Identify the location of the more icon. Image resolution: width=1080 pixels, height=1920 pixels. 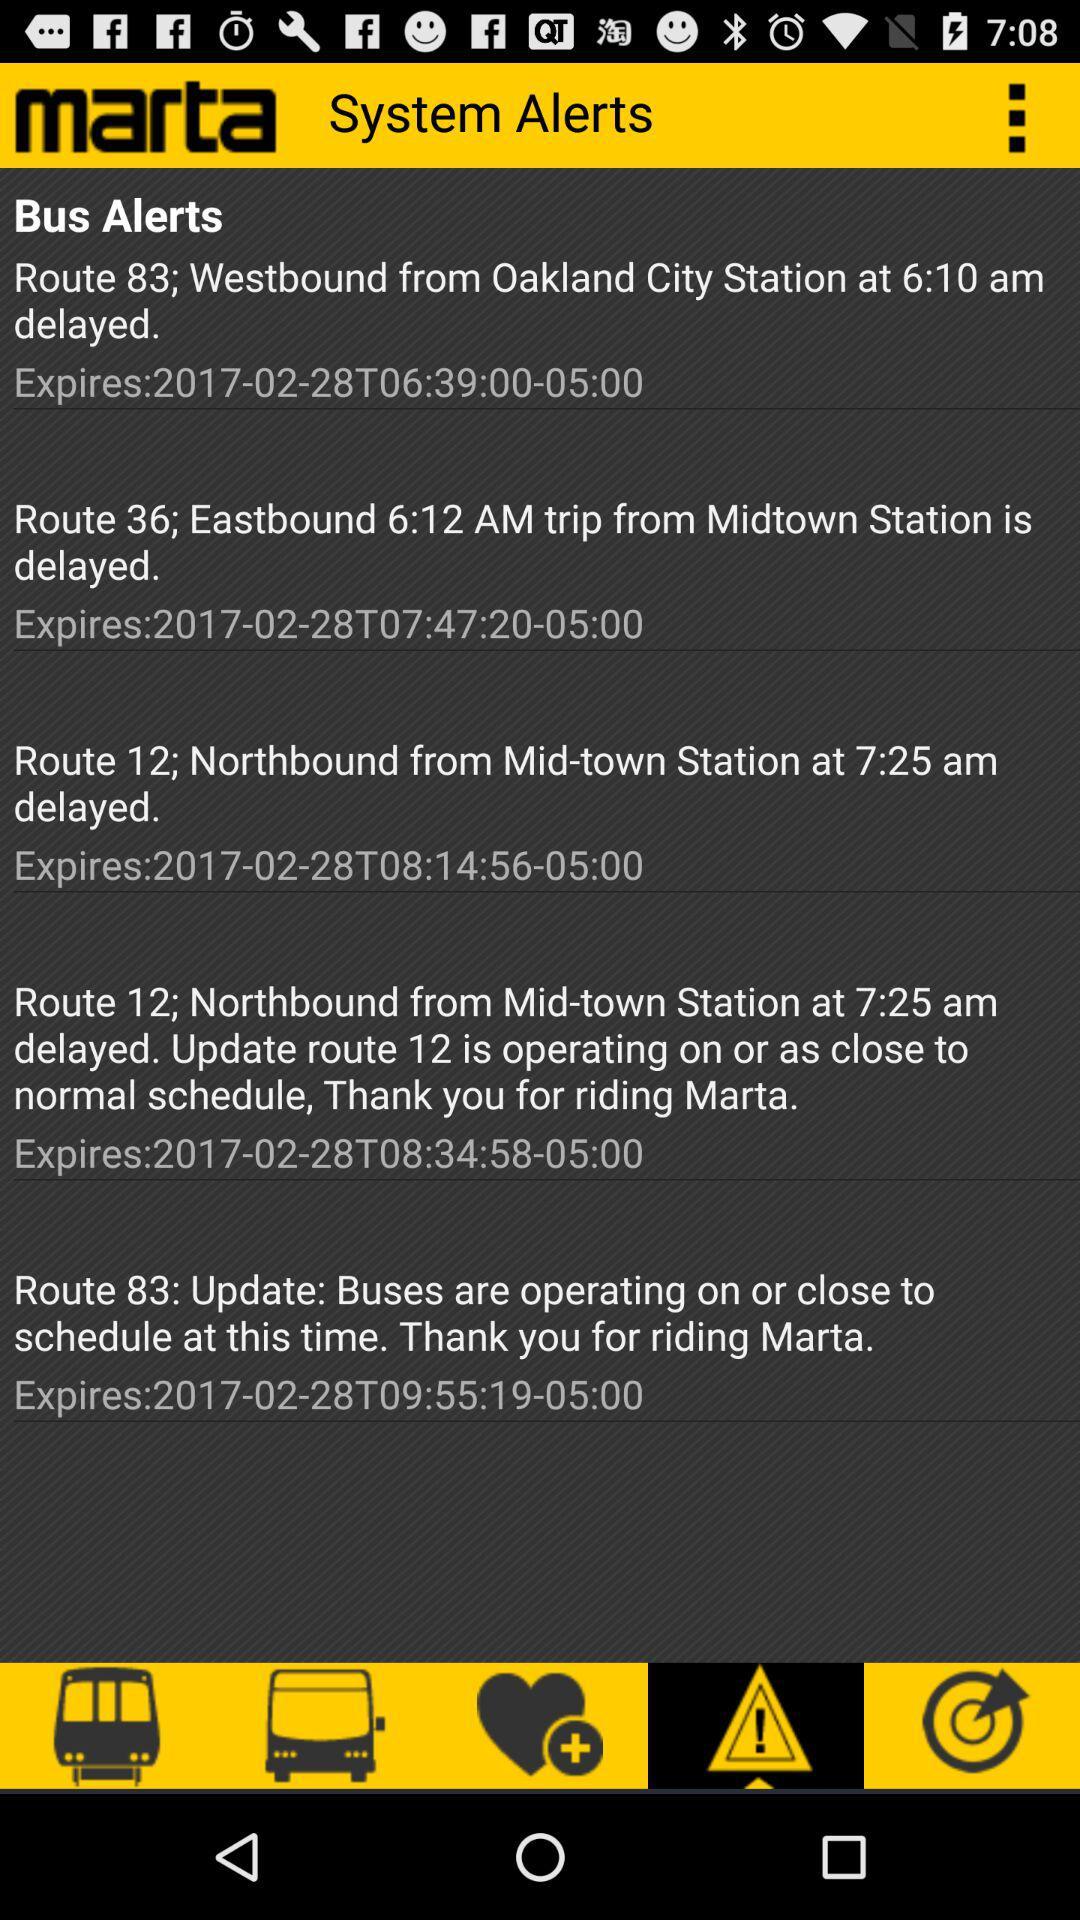
(1027, 122).